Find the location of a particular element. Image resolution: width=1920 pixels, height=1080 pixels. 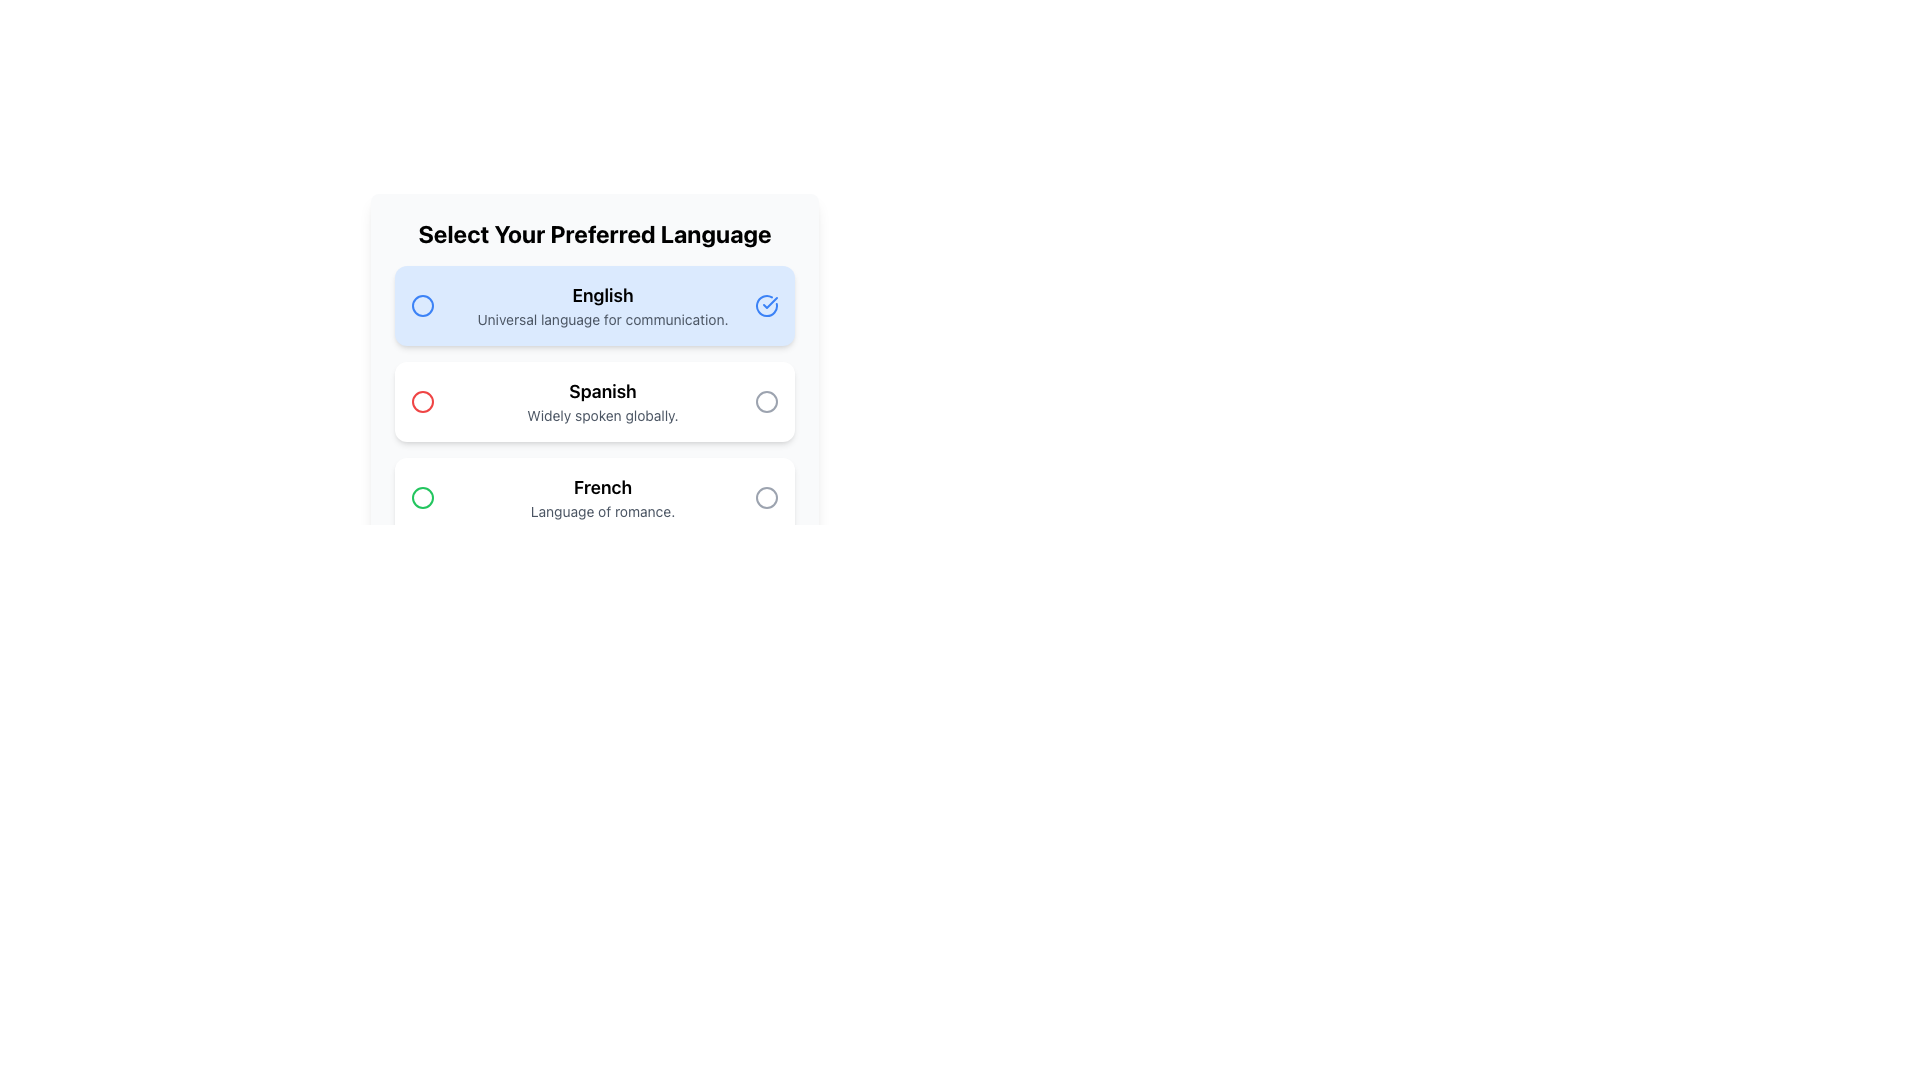

the descriptive text label that clarifies the 'English' language option, stating it as a 'Universal language for communication.' is located at coordinates (602, 319).